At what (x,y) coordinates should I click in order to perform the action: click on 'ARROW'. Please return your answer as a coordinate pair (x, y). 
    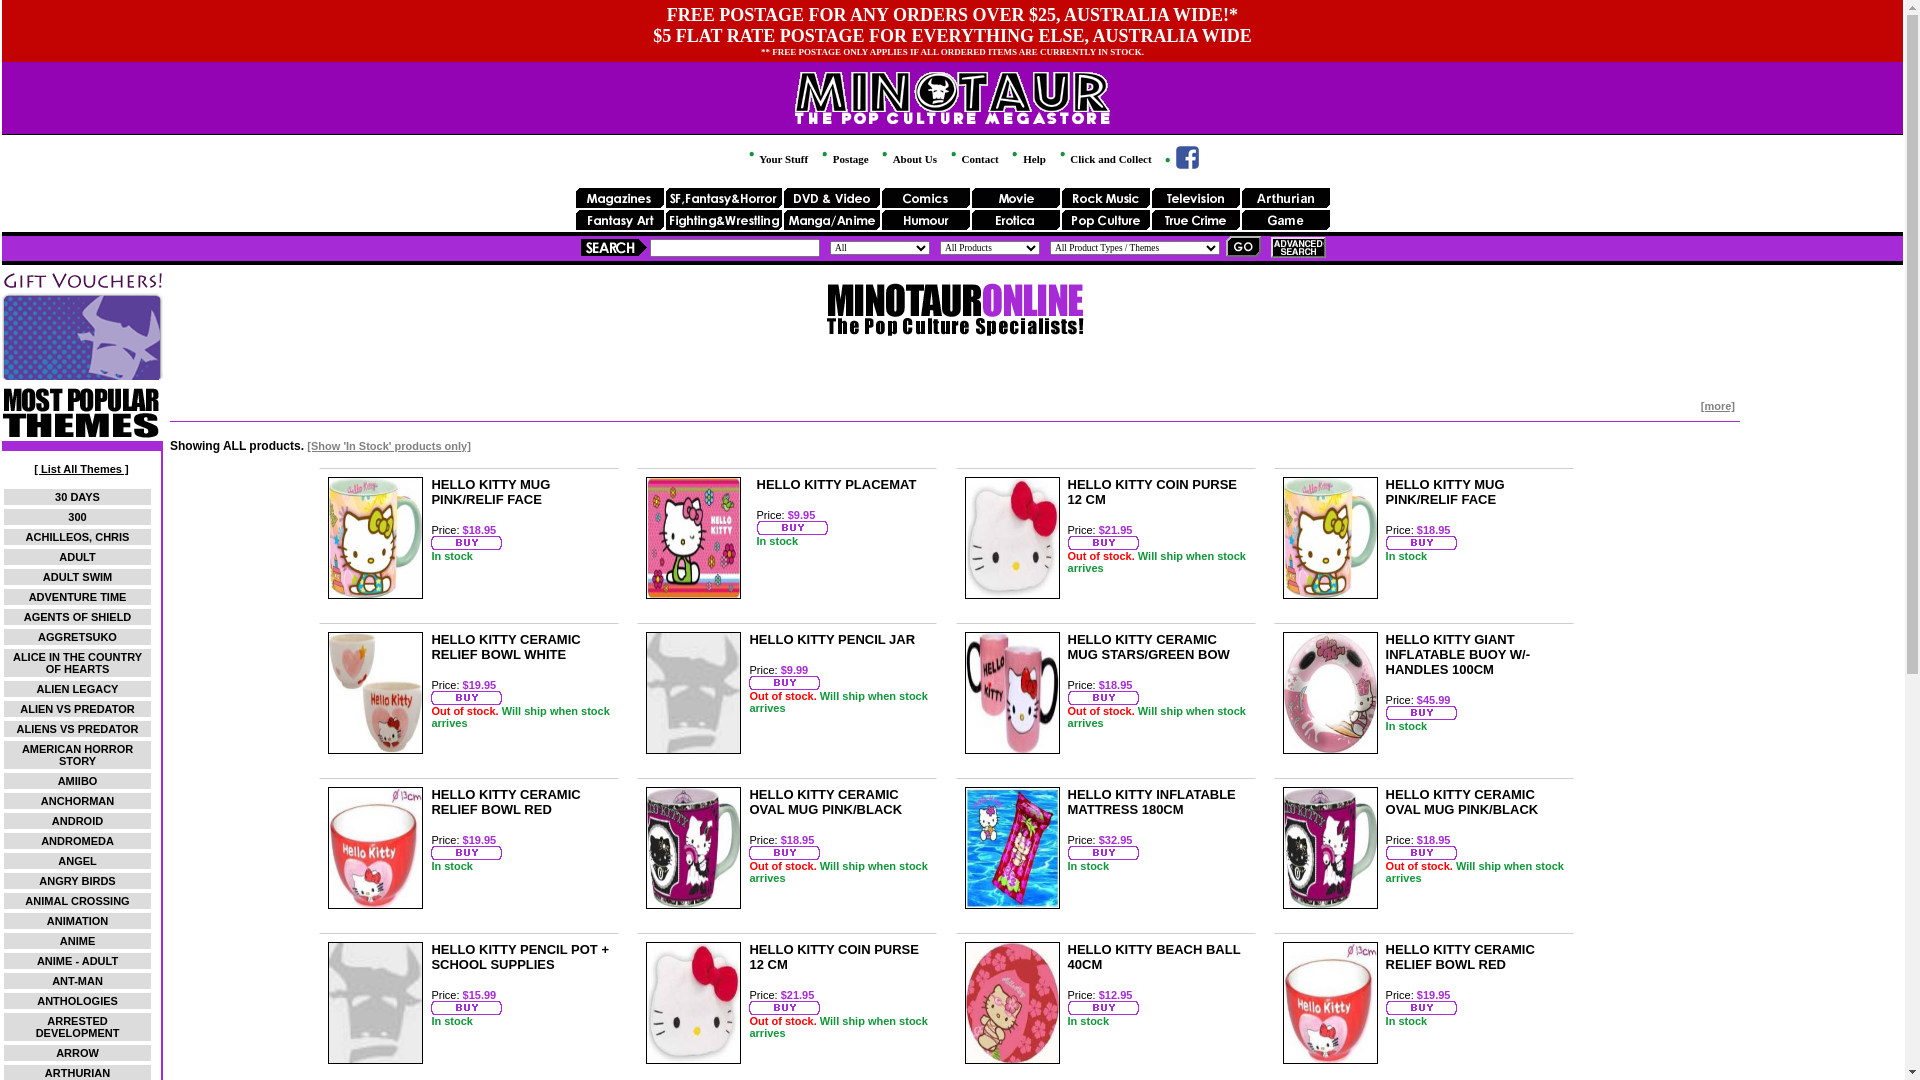
    Looking at the image, I should click on (56, 1052).